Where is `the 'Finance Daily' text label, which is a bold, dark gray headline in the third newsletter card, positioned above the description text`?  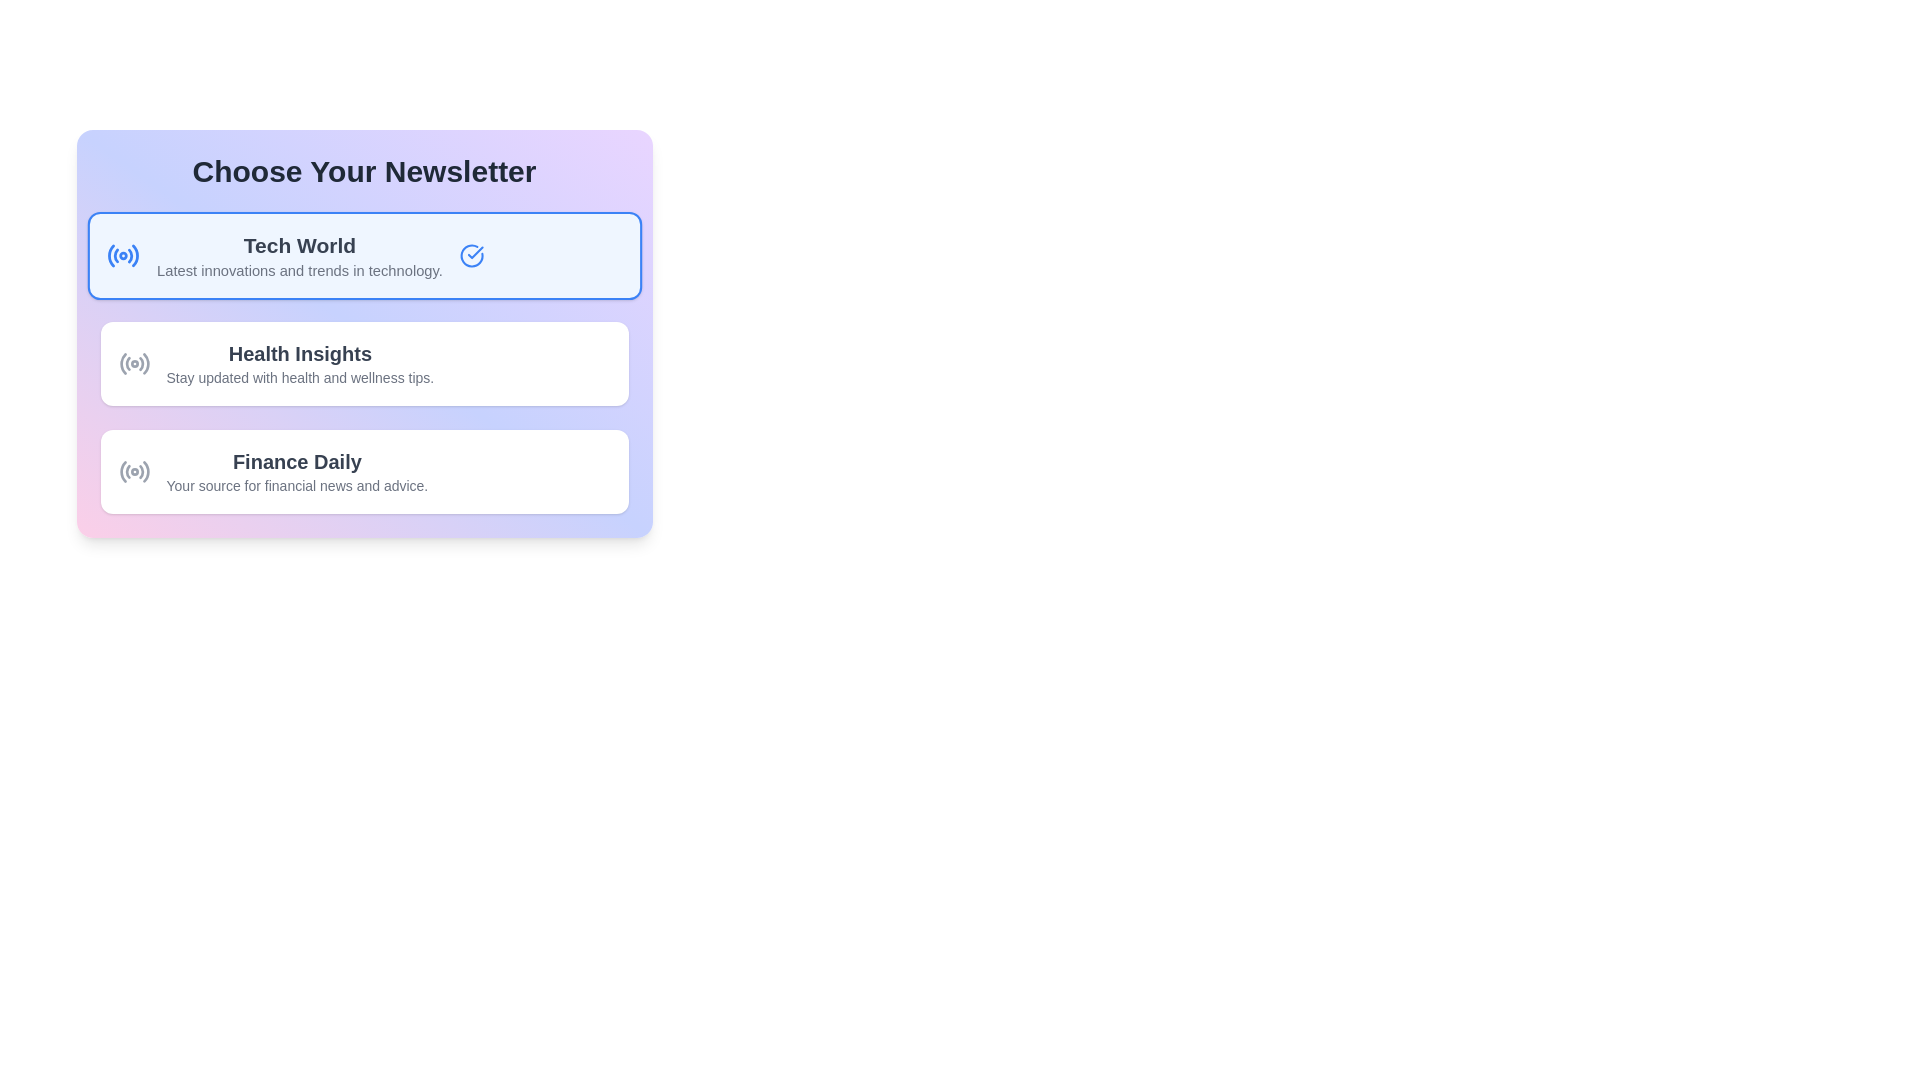 the 'Finance Daily' text label, which is a bold, dark gray headline in the third newsletter card, positioned above the description text is located at coordinates (296, 462).